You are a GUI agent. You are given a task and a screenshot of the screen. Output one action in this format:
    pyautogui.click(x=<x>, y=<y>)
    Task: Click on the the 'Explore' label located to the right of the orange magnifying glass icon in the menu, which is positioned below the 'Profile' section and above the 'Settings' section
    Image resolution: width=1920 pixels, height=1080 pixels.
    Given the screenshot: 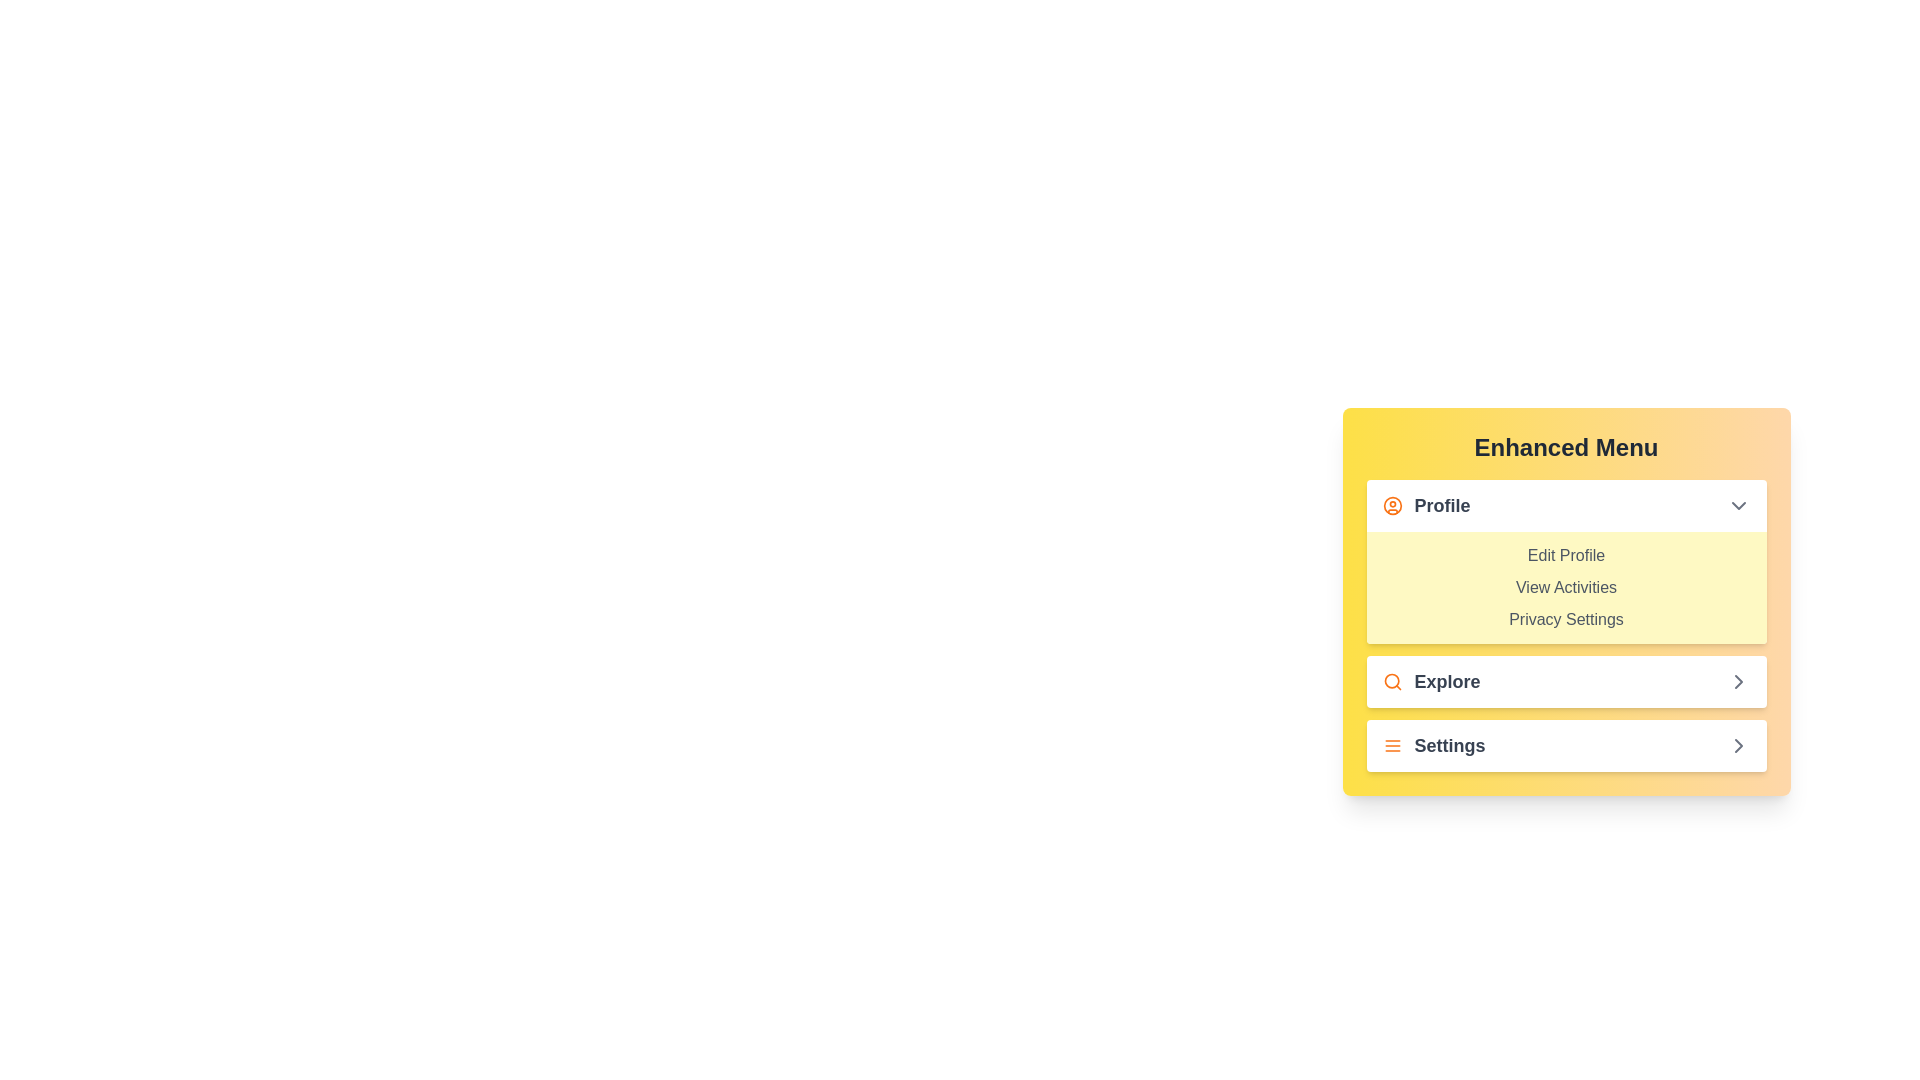 What is the action you would take?
    pyautogui.click(x=1447, y=681)
    